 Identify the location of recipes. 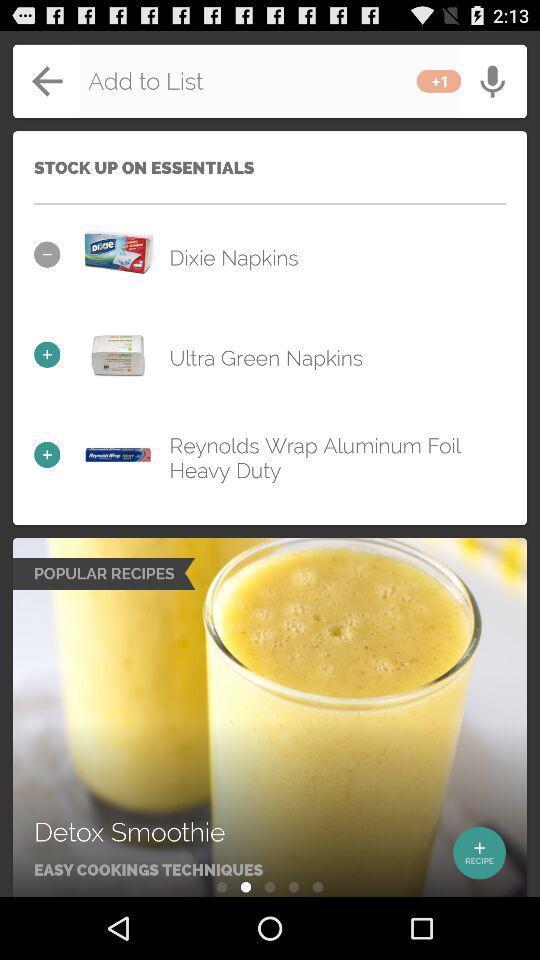
(270, 717).